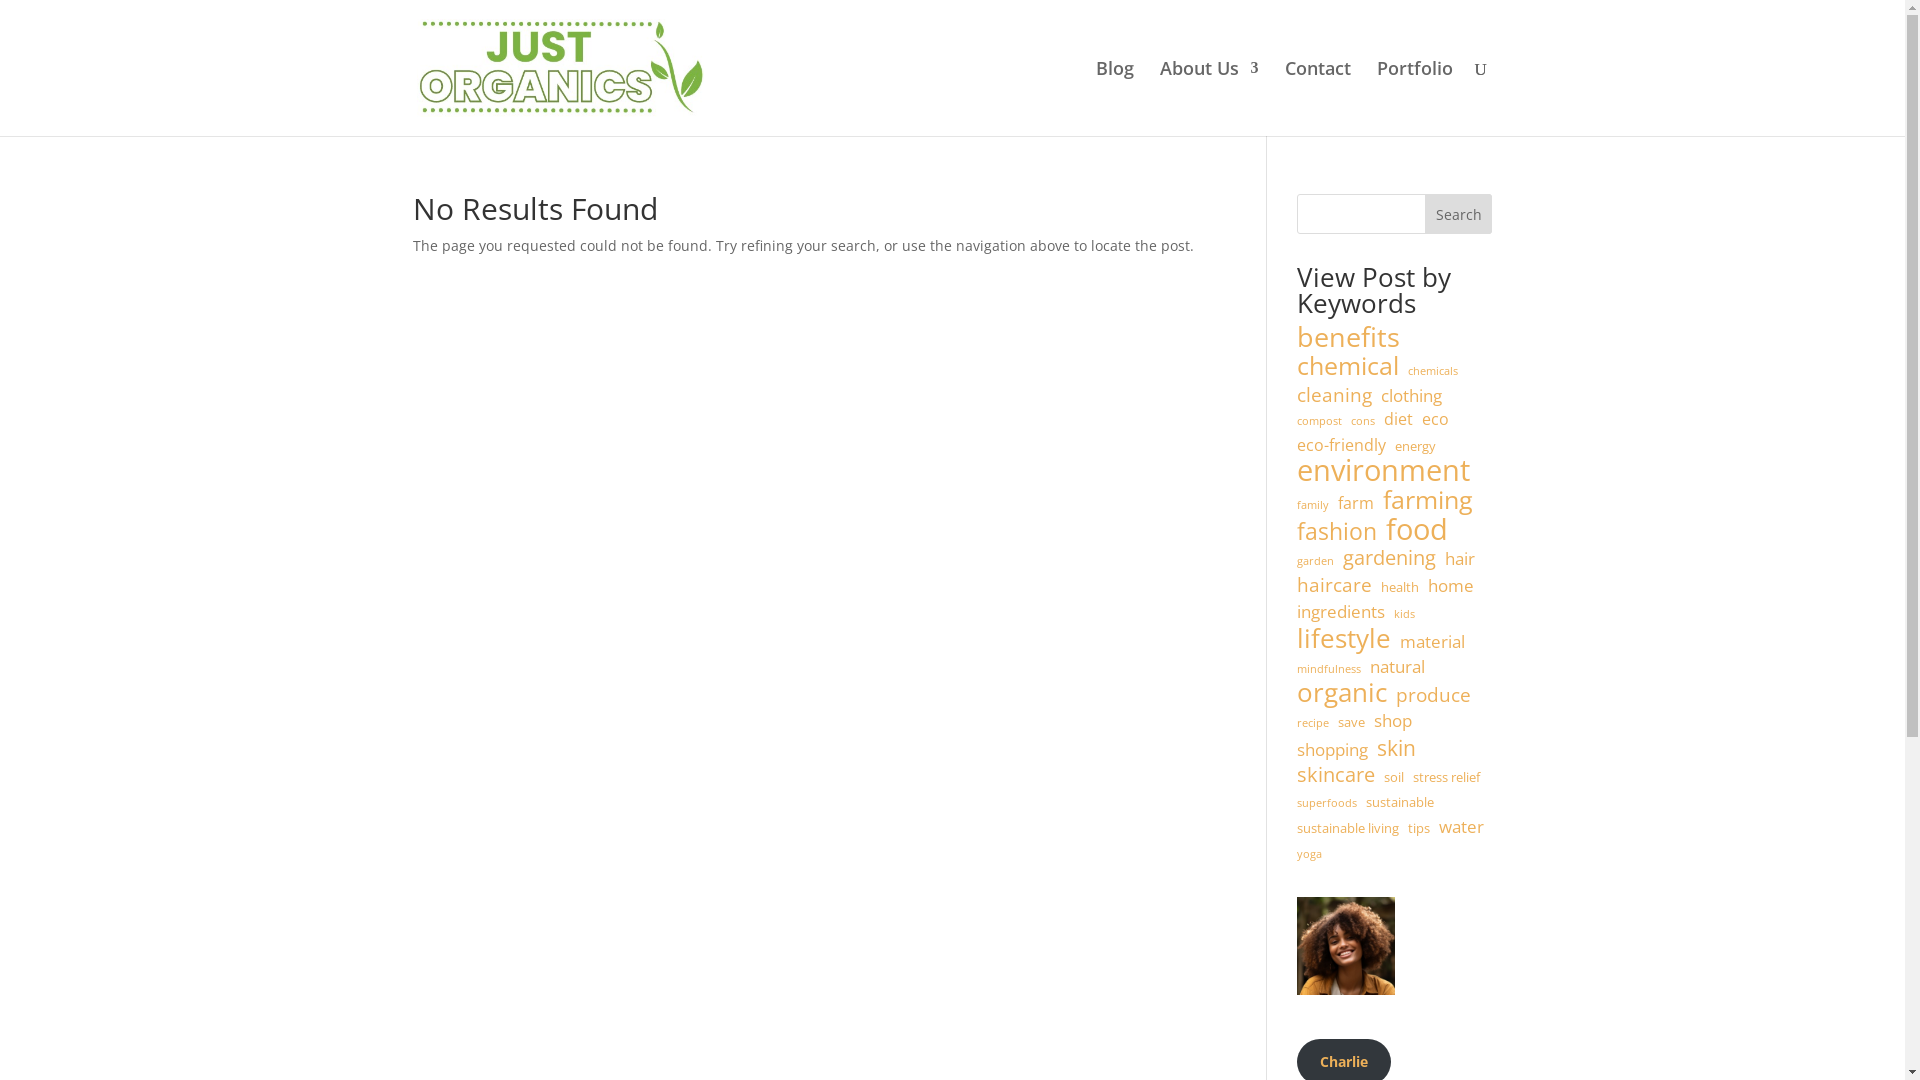  Describe the element at coordinates (1309, 855) in the screenshot. I see `'yoga'` at that location.